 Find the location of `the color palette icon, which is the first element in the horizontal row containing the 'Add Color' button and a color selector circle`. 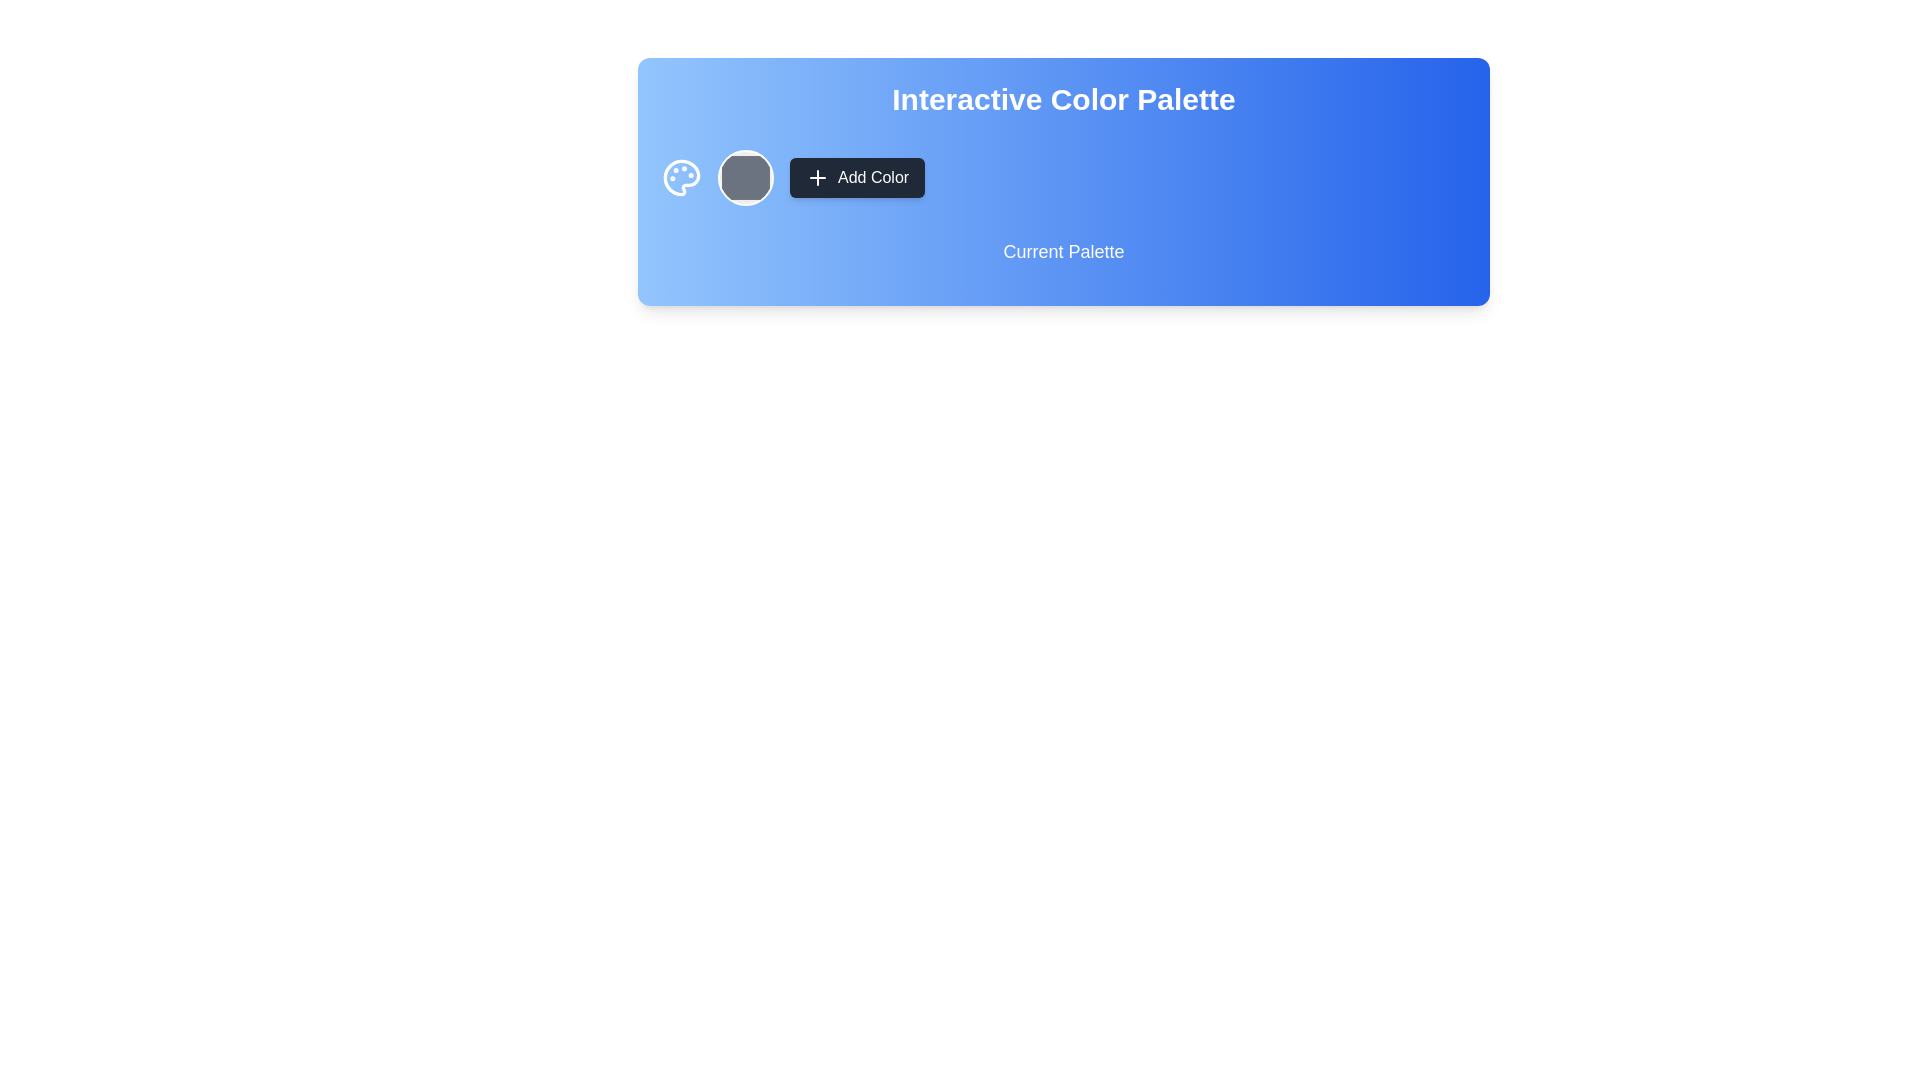

the color palette icon, which is the first element in the horizontal row containing the 'Add Color' button and a color selector circle is located at coordinates (681, 176).